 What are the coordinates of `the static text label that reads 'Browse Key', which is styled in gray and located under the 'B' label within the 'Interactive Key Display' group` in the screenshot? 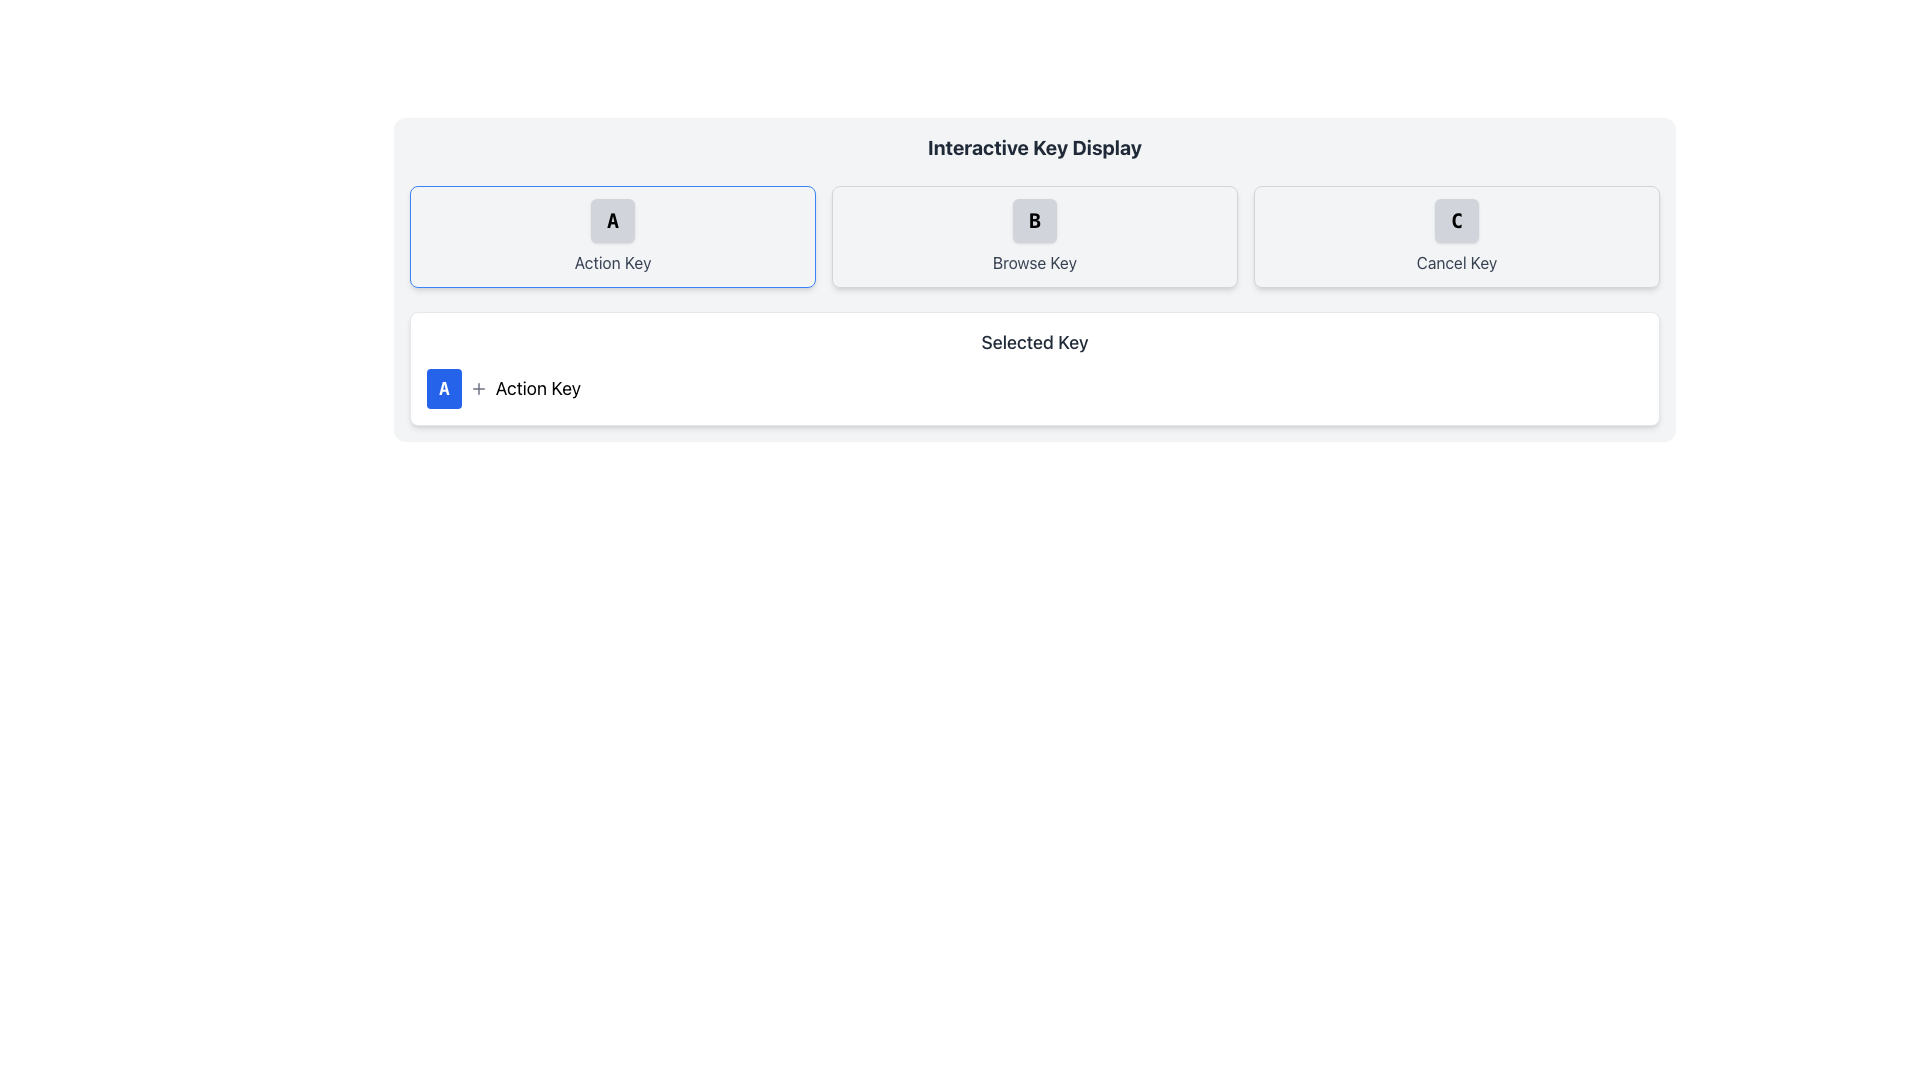 It's located at (1035, 261).